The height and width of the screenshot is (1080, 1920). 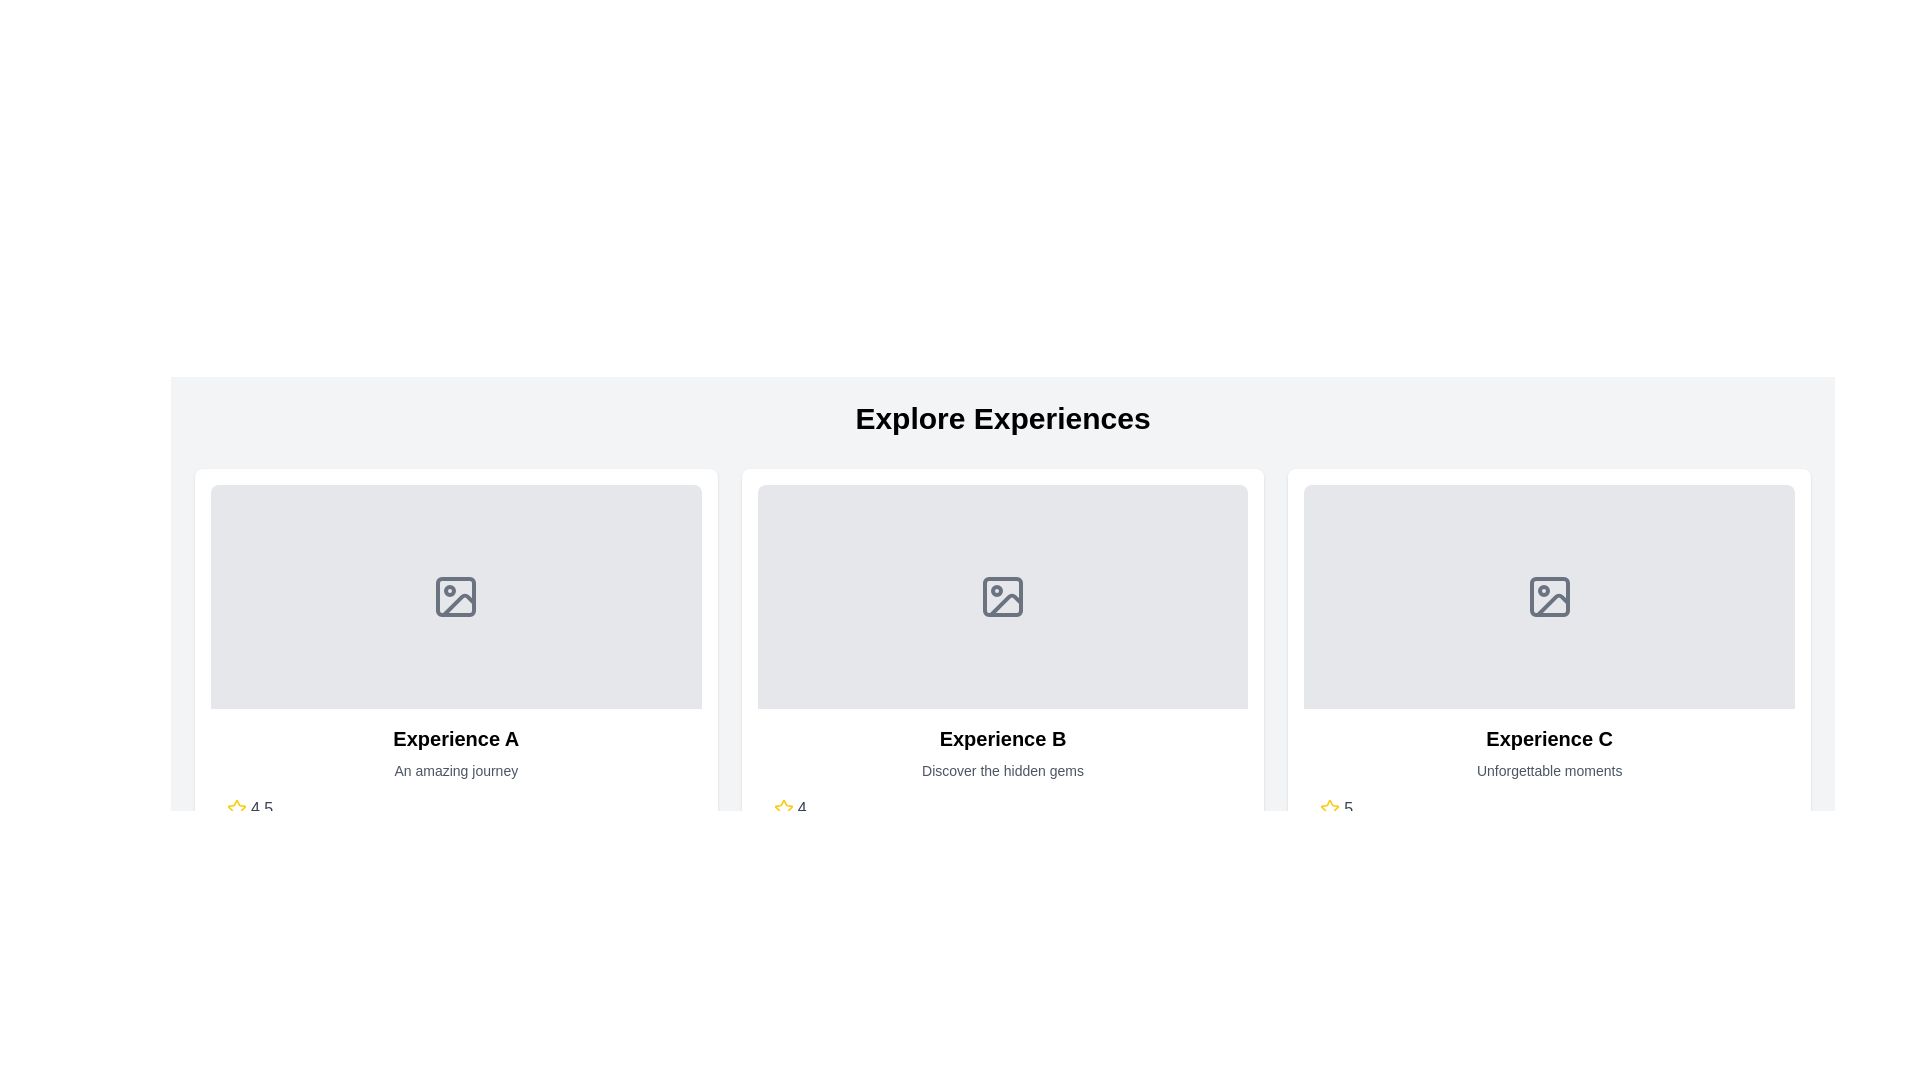 I want to click on the star icon representing a positive rating in the 'Experience C' section, which is located to the left of the numeric rating value '5', so click(x=1330, y=808).